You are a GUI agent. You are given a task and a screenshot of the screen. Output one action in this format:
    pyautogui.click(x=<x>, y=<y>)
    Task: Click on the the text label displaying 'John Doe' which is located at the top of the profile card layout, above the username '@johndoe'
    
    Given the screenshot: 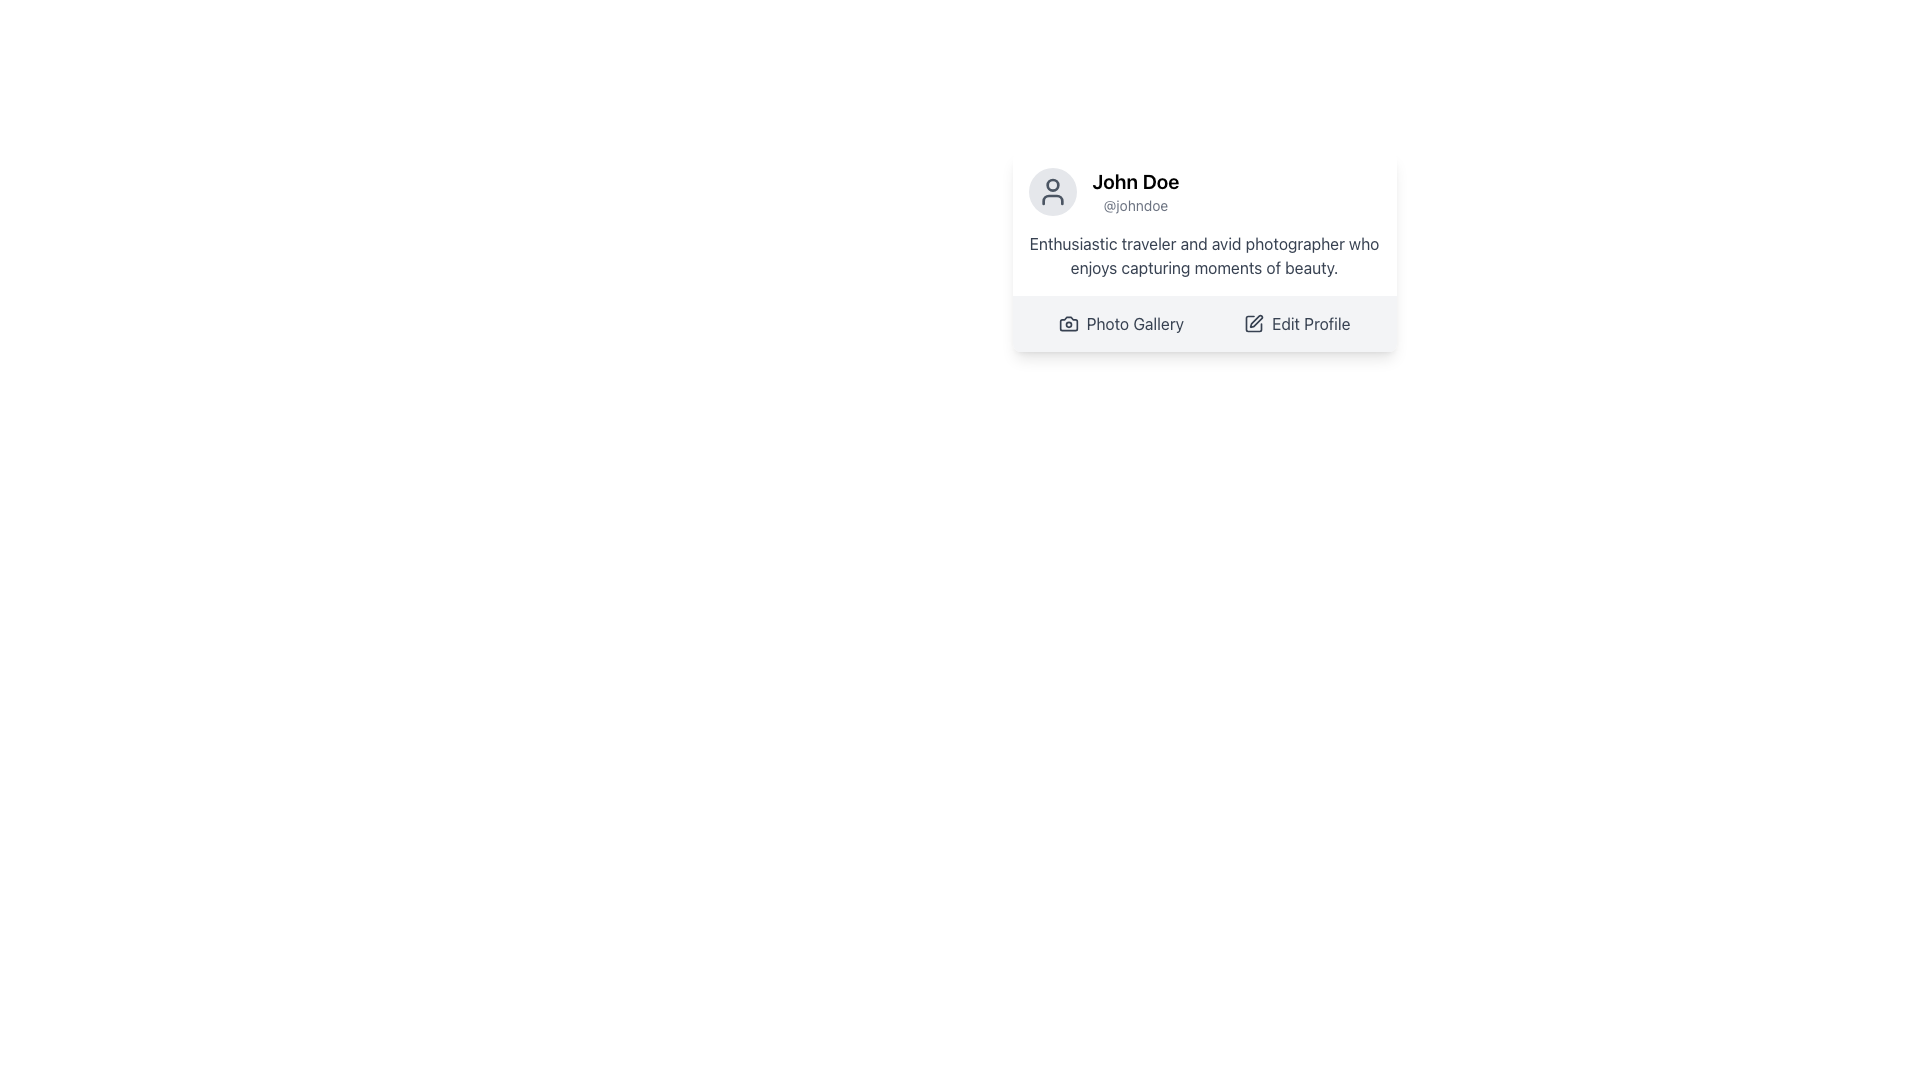 What is the action you would take?
    pyautogui.click(x=1135, y=181)
    